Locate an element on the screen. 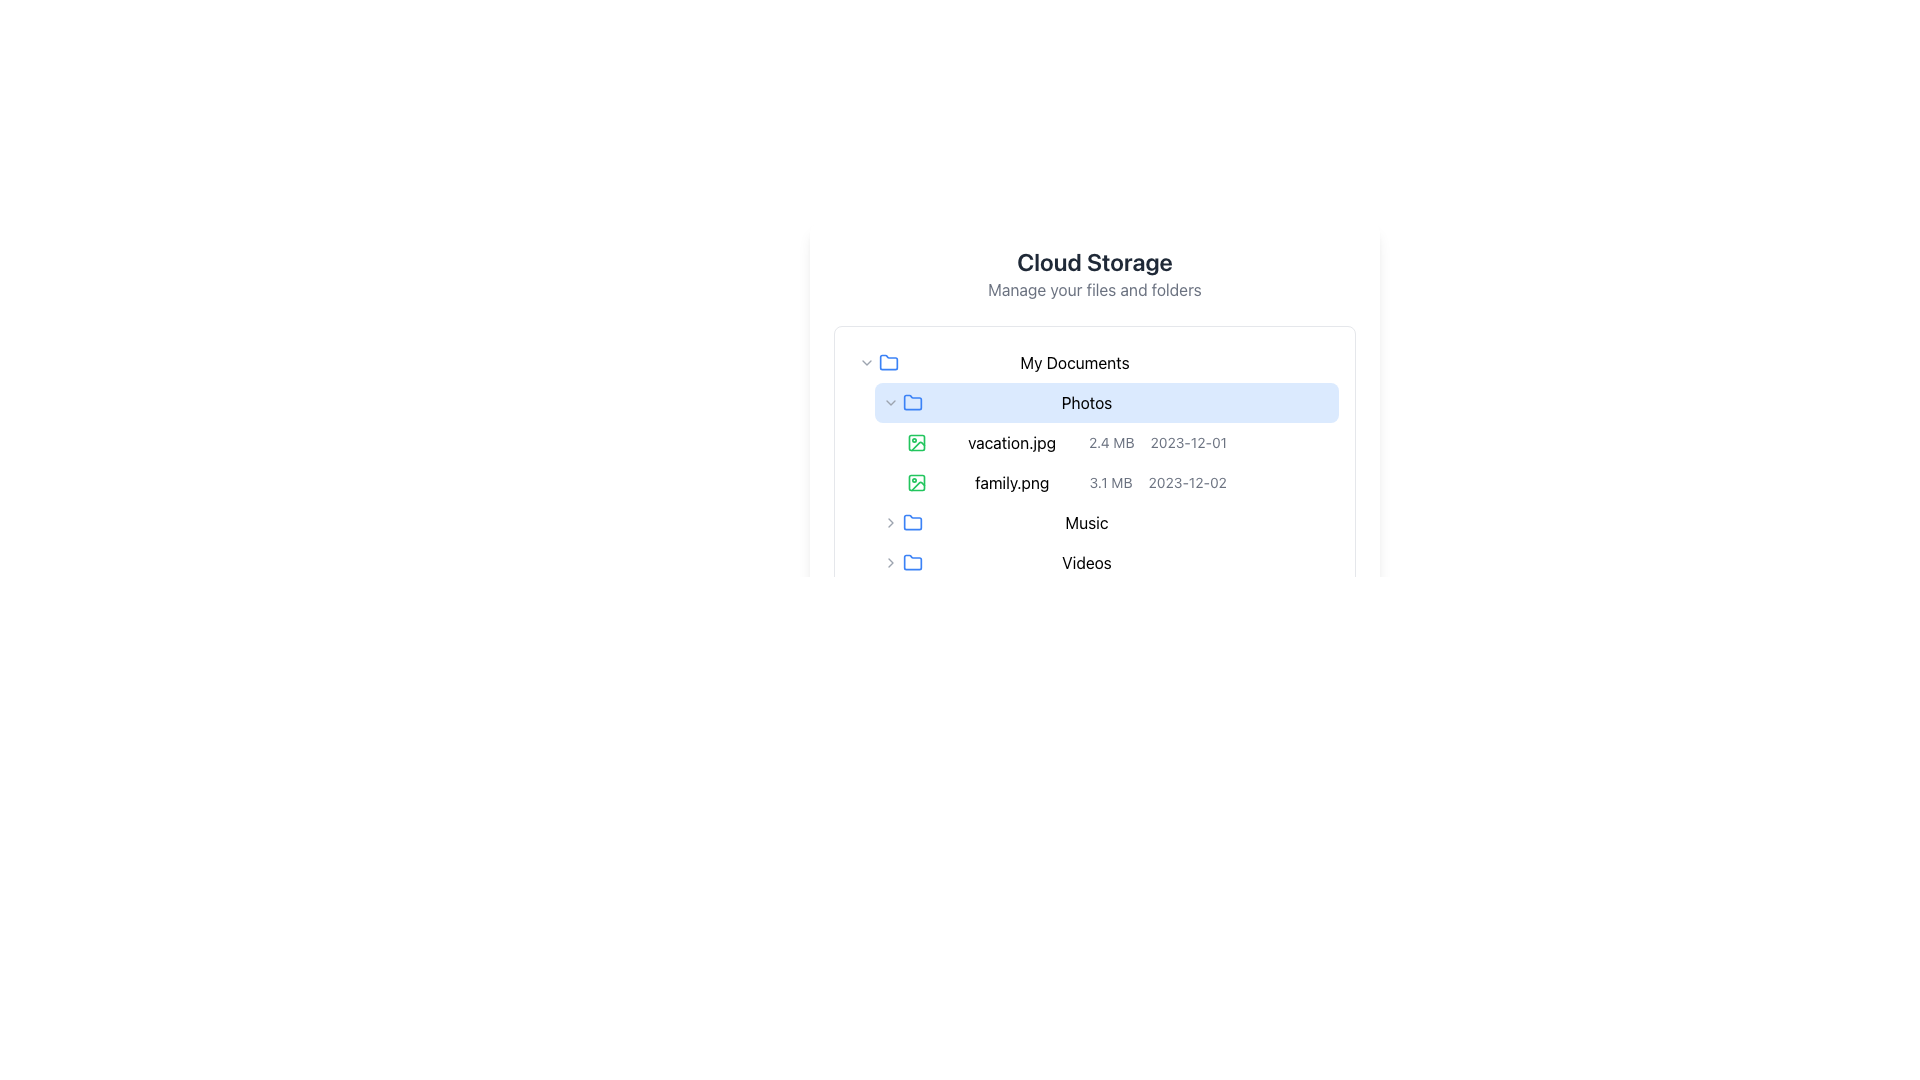 The width and height of the screenshot is (1920, 1080). the chevron-down icon that indicates the collapsible section for 'My Documents' is located at coordinates (867, 362).